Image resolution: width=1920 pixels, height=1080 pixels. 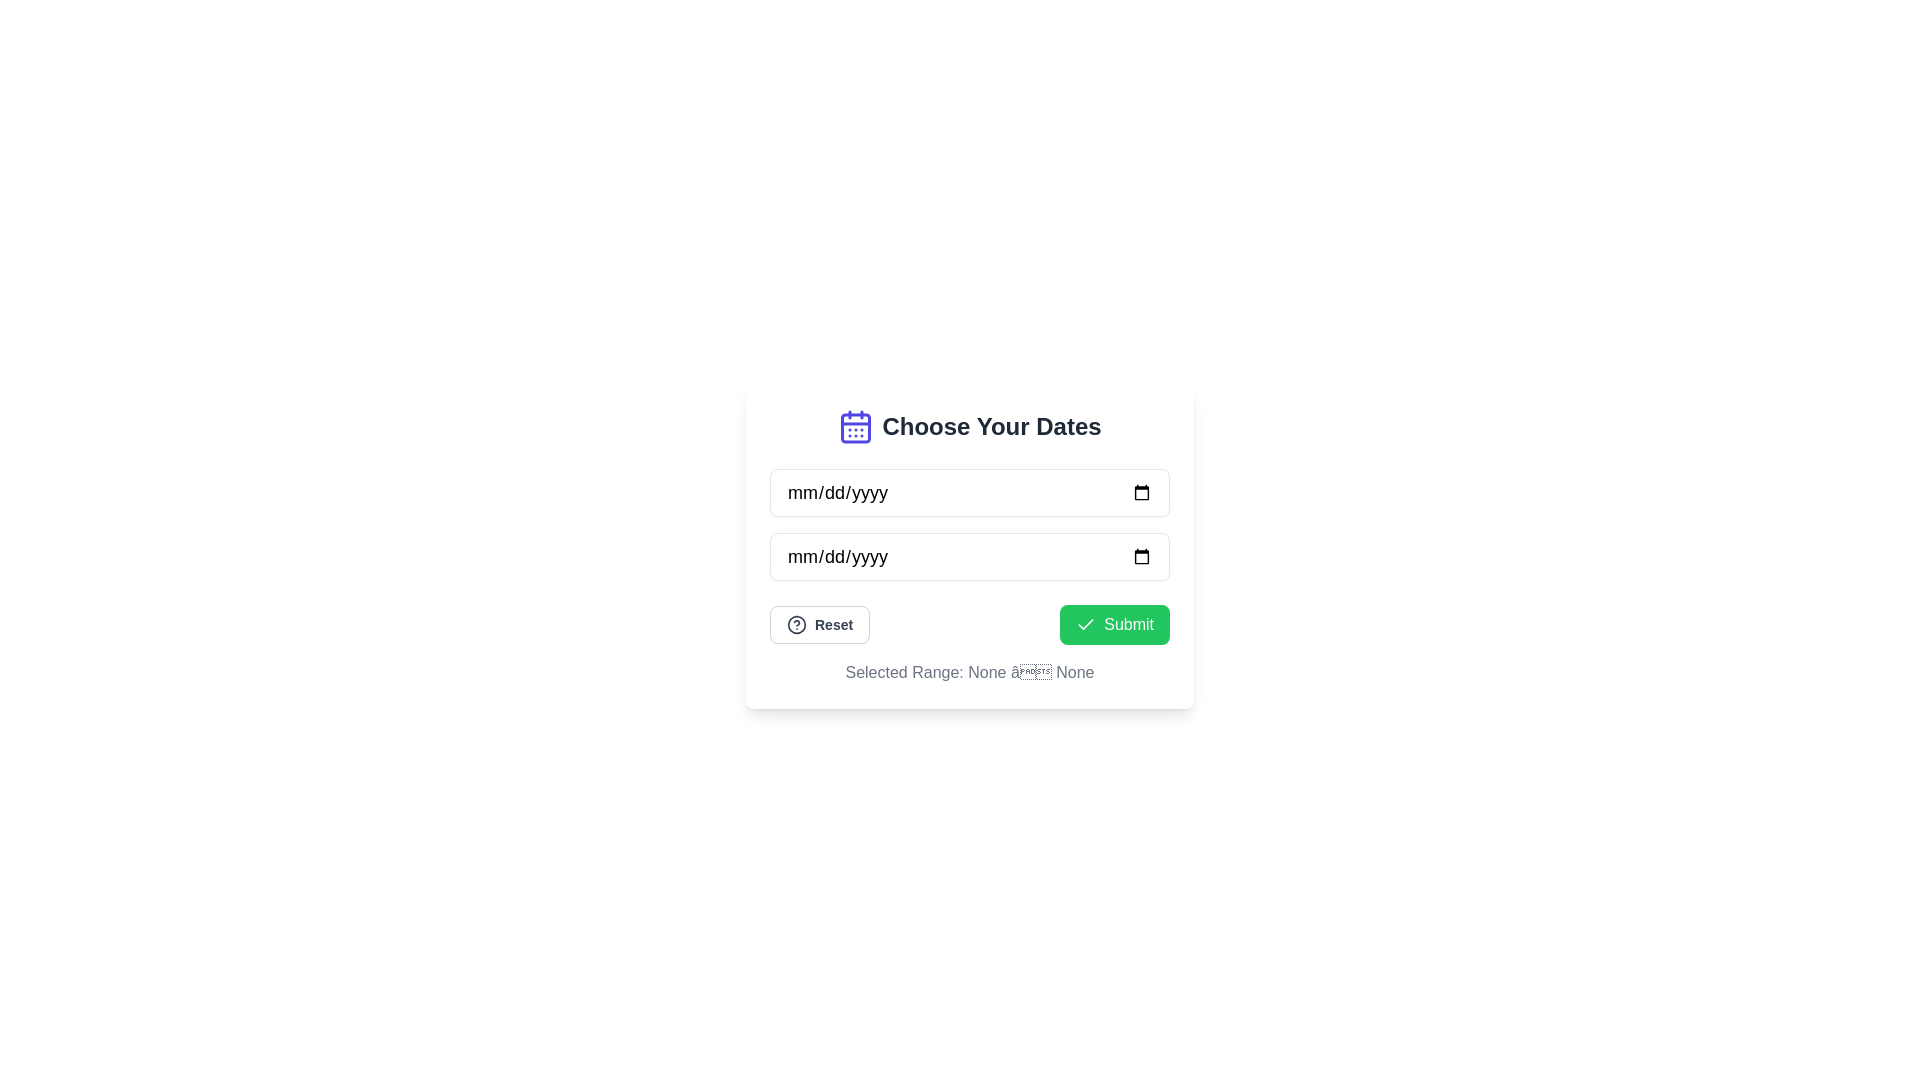 What do you see at coordinates (795, 623) in the screenshot?
I see `the help icon located inside the 'Reset' button, which is positioned to the left of the text 'Reset' and below the date input fields` at bounding box center [795, 623].